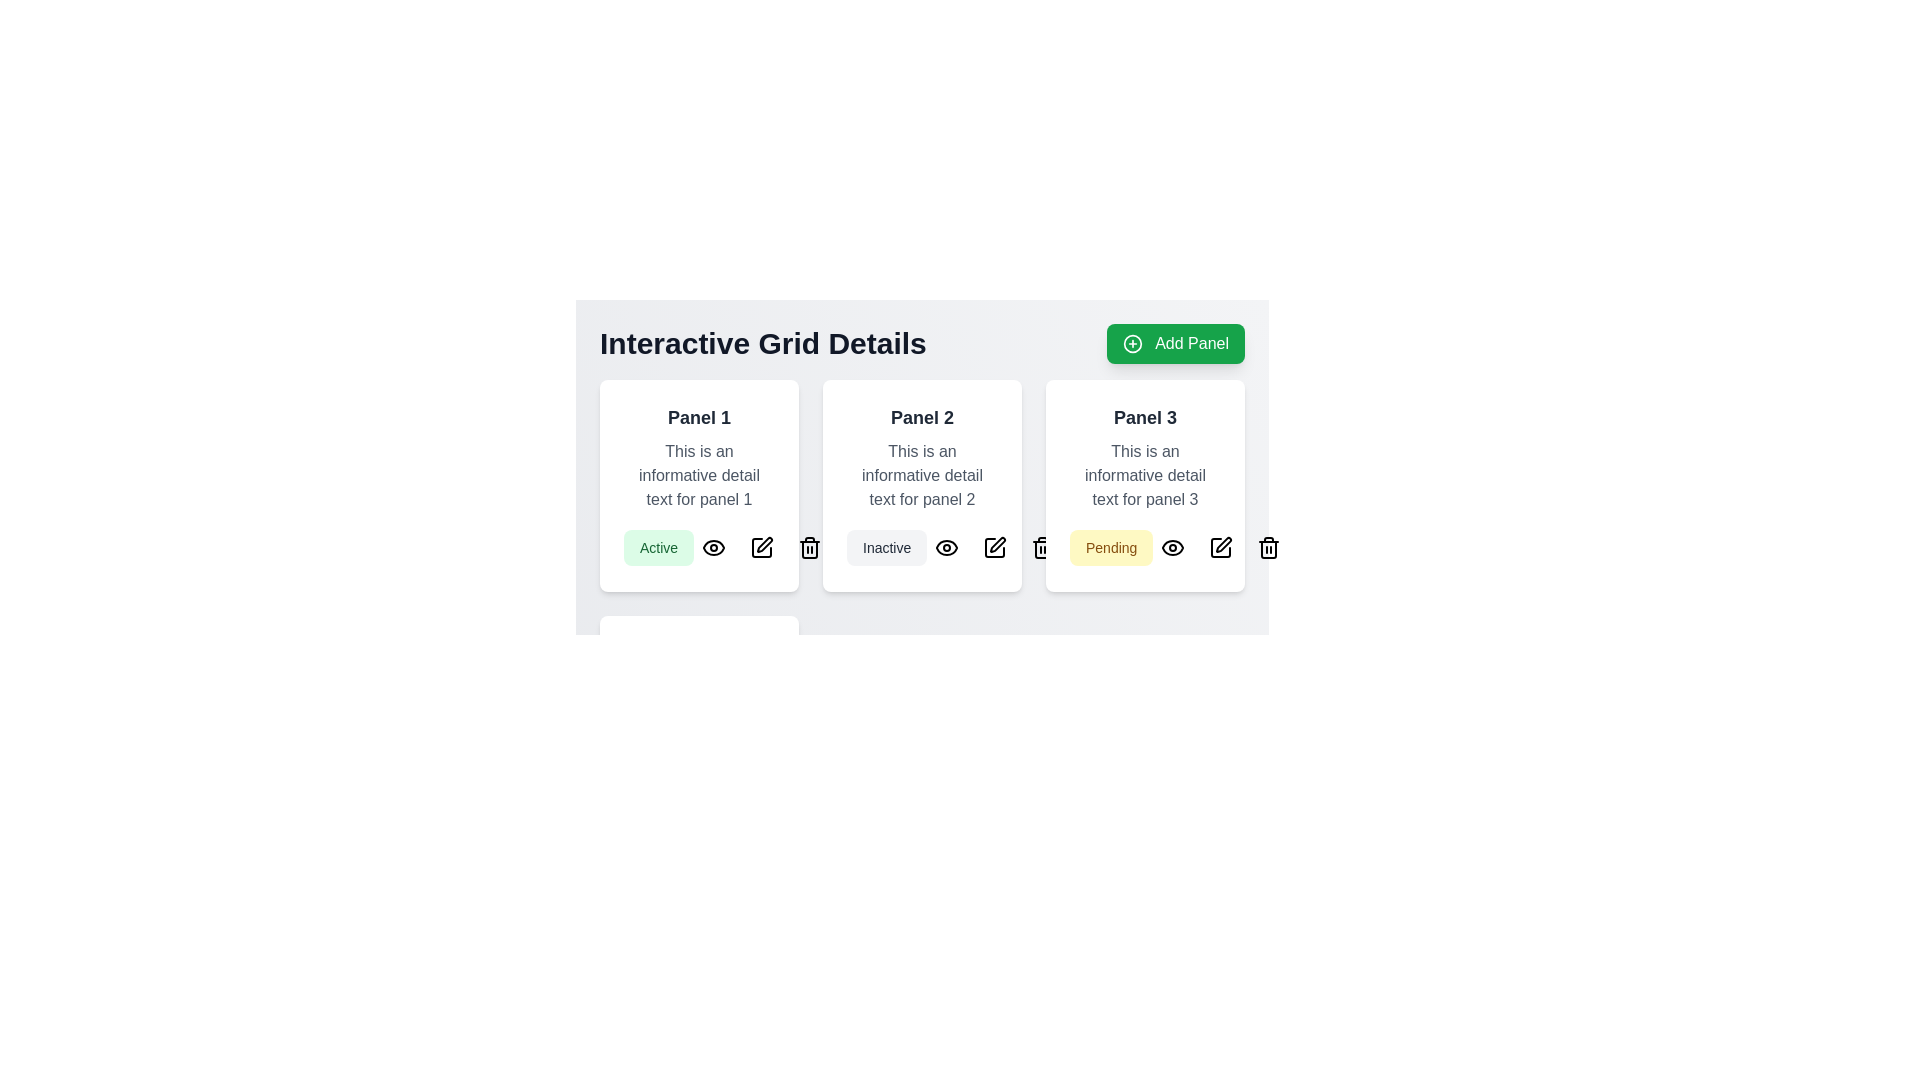  Describe the element at coordinates (921, 342) in the screenshot. I see `title of the header that indicates the section is about interactive grid details, which includes the 'Add Panel' button for adding new panels` at that location.